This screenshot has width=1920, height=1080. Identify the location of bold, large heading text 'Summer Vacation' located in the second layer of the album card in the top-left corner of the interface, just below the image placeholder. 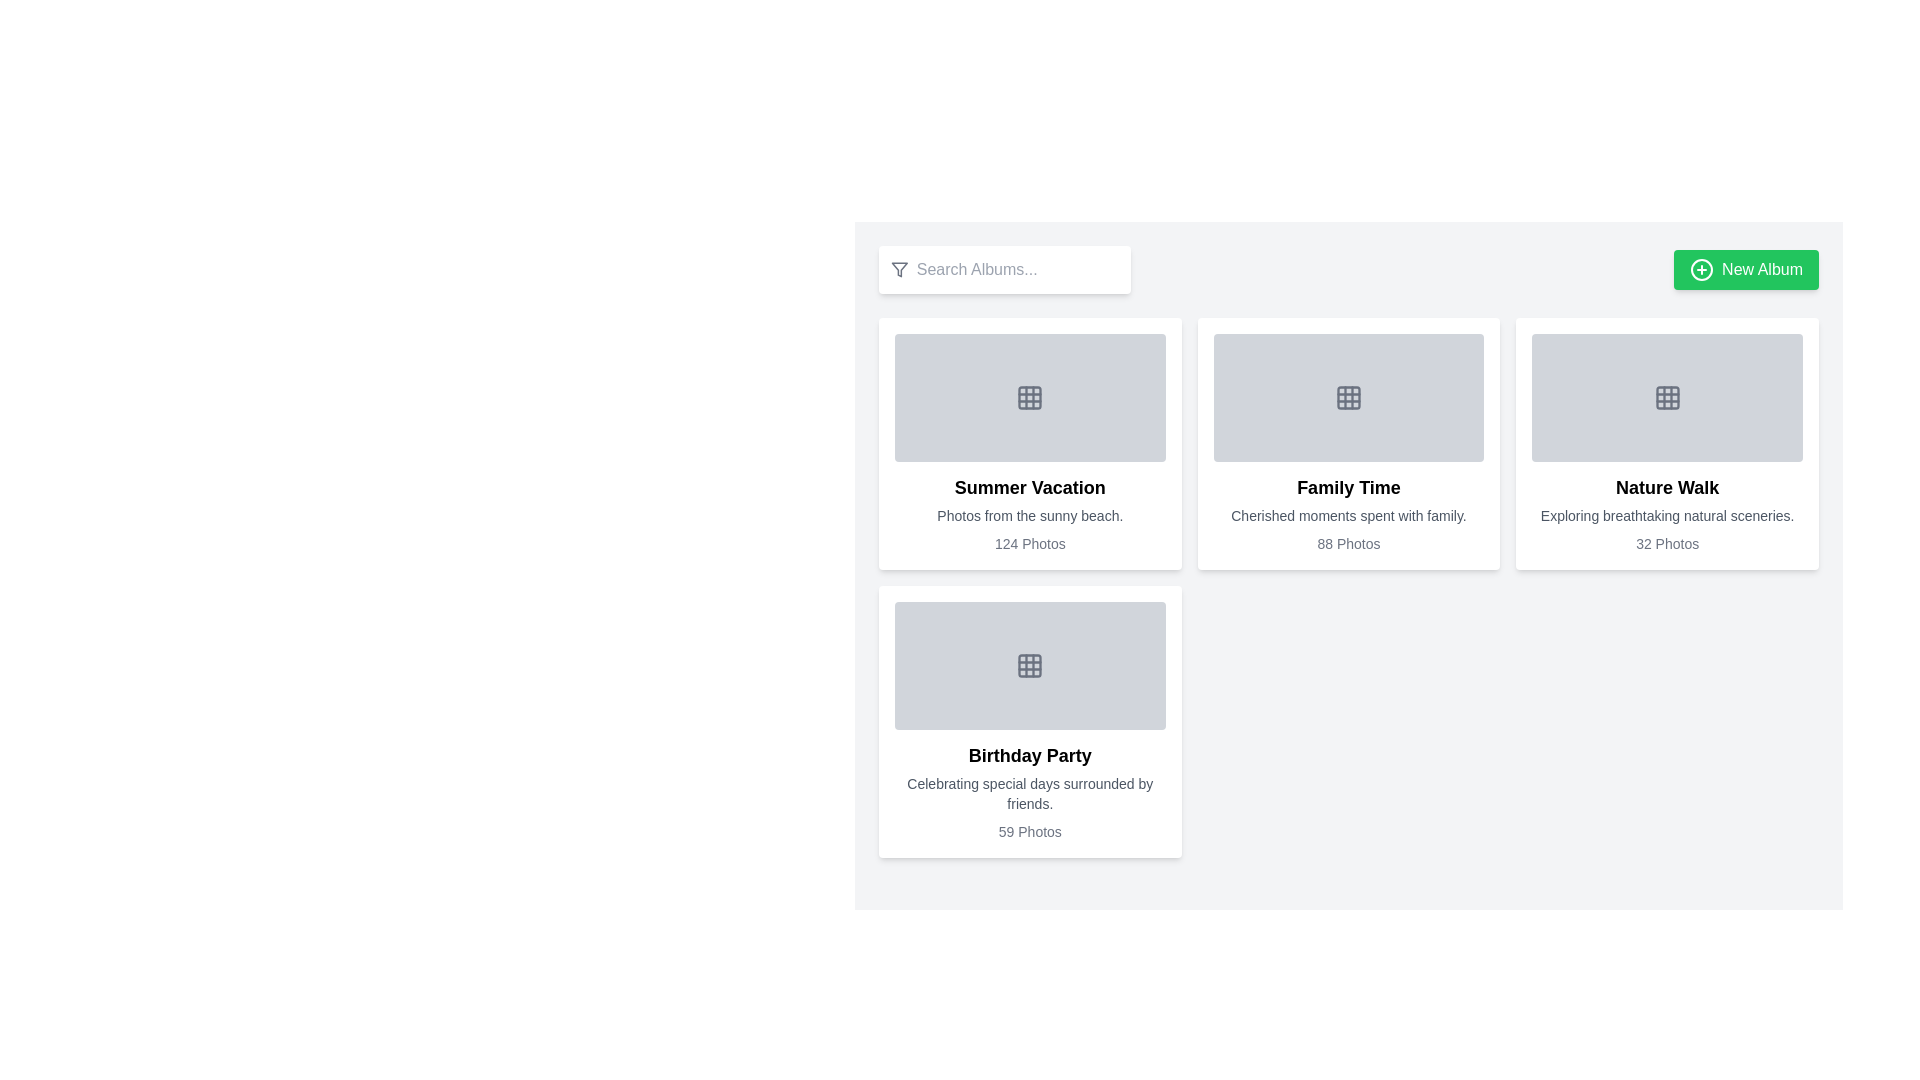
(1030, 488).